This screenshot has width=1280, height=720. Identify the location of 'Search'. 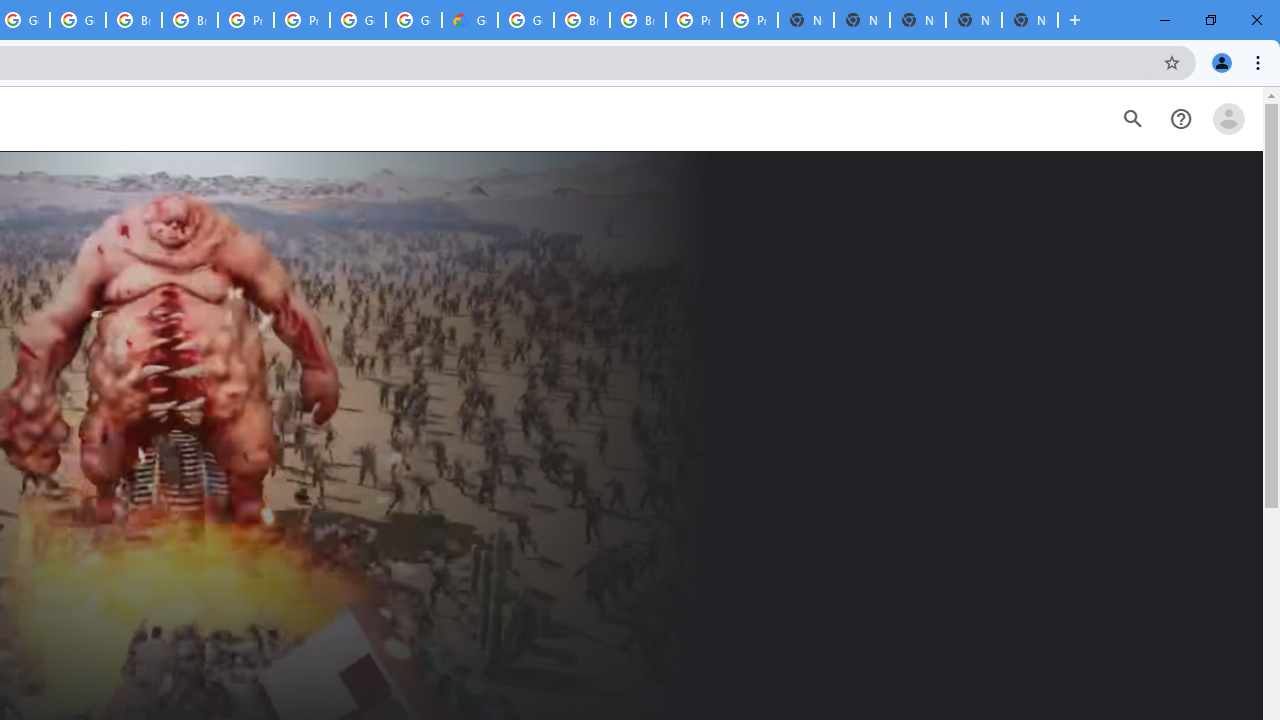
(1132, 119).